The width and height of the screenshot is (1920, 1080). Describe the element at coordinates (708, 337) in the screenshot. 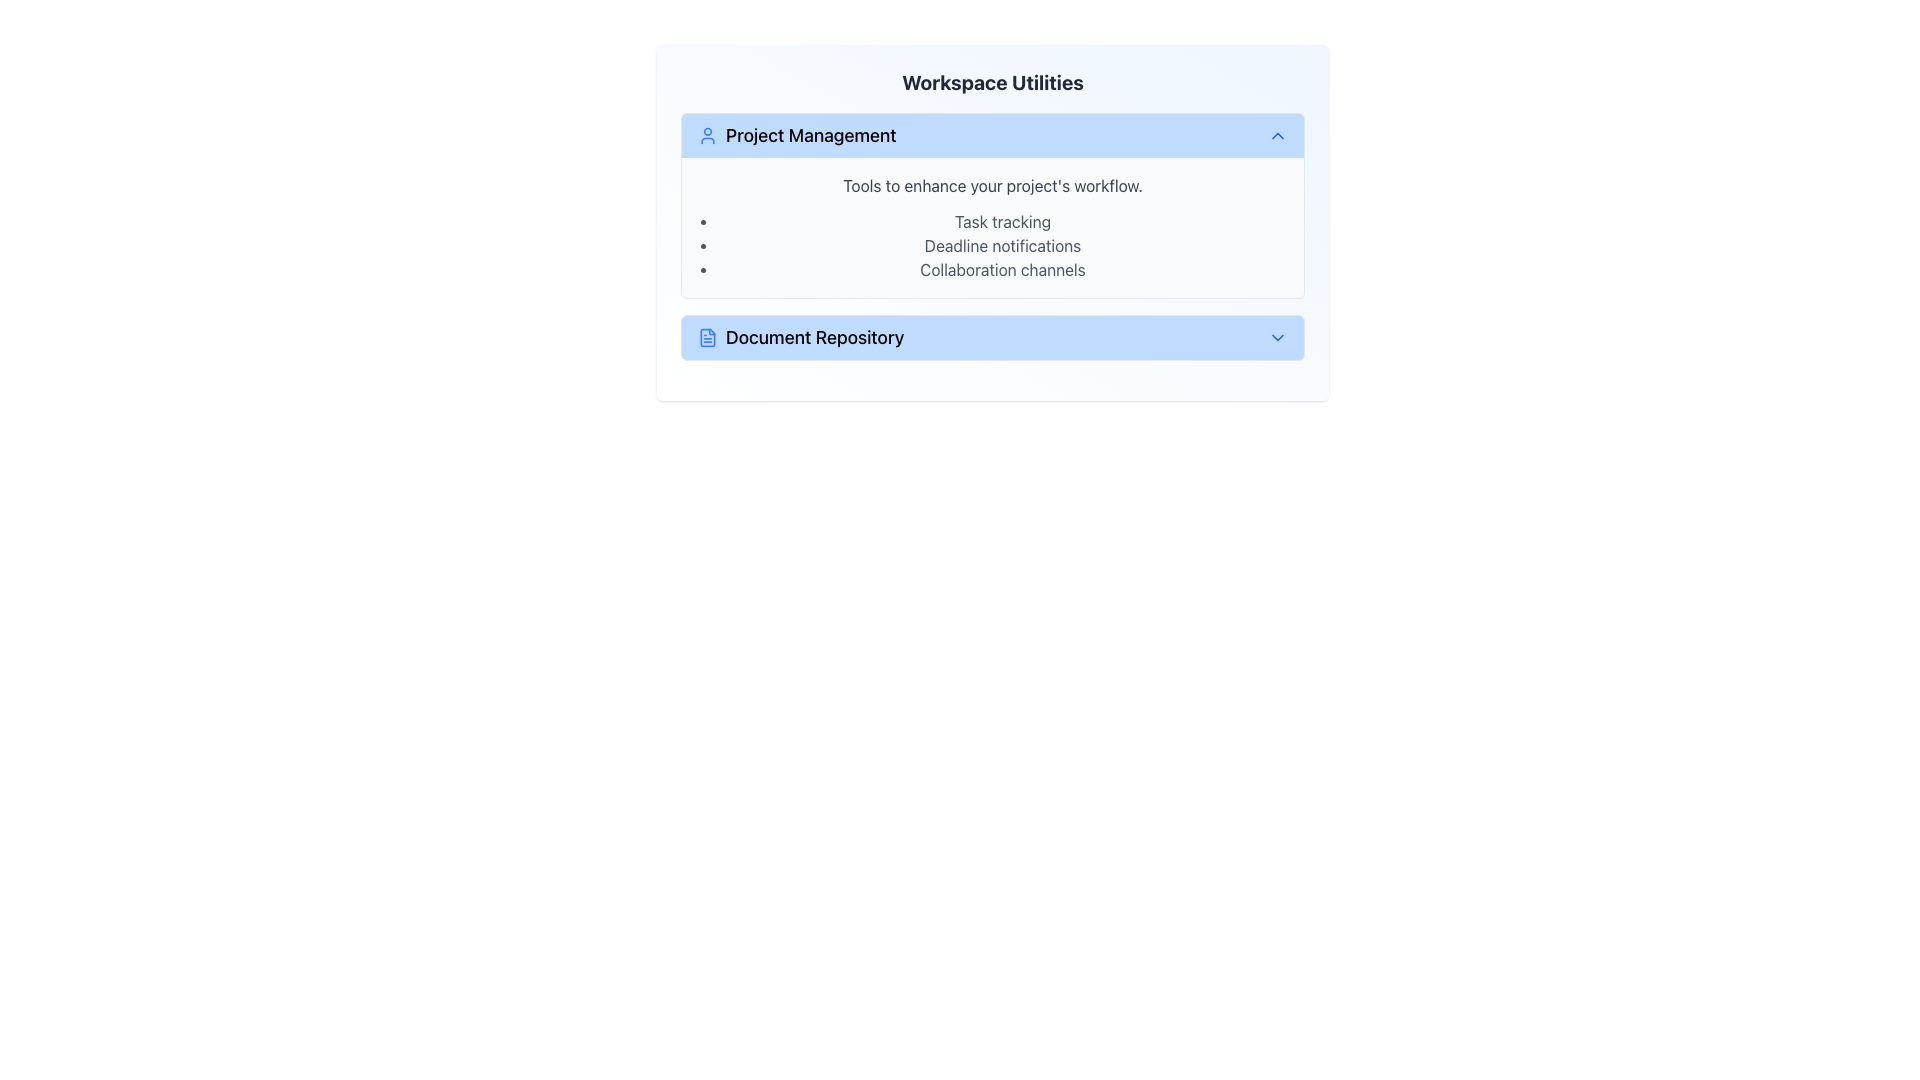

I see `the 'Document Repository' icon, which visually represents the document management section in the Workspace Utilities interface, located to the left of its text label` at that location.